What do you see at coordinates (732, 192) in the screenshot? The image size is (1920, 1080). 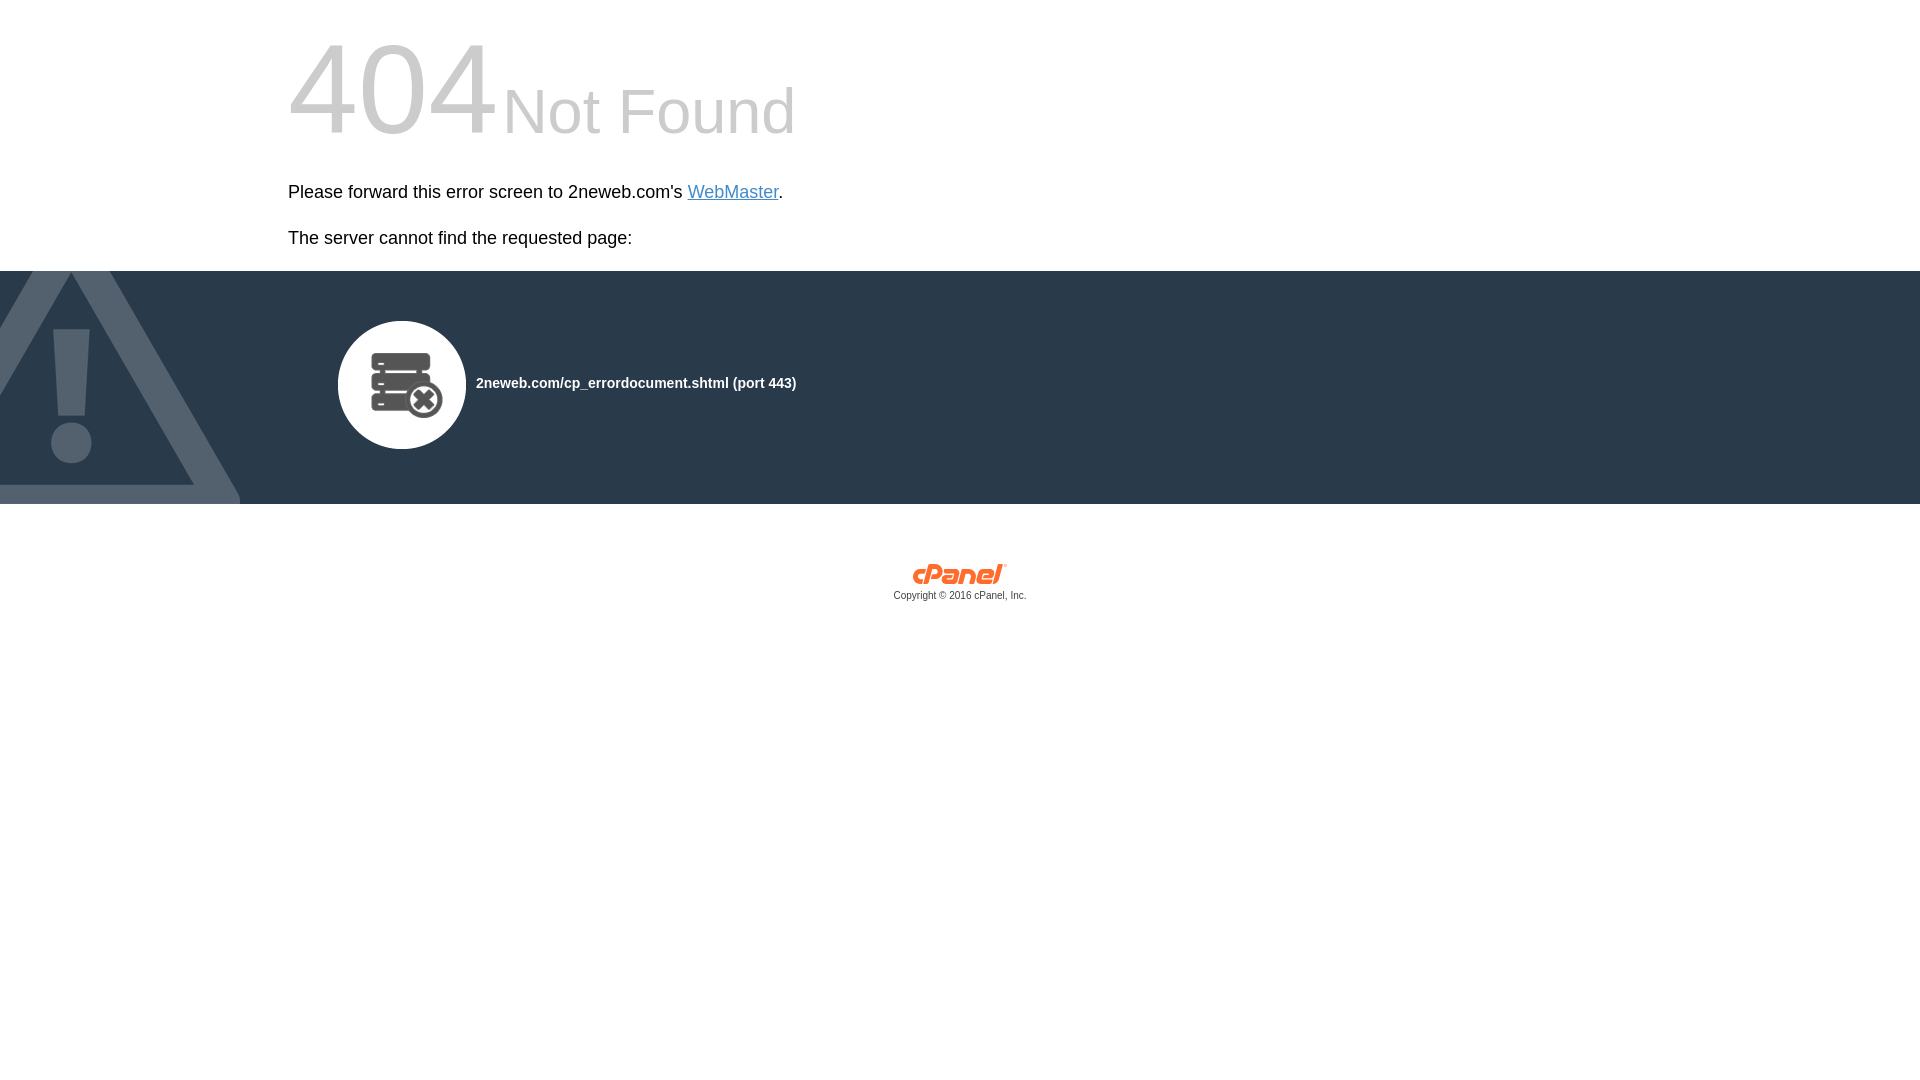 I see `'WebMaster'` at bounding box center [732, 192].